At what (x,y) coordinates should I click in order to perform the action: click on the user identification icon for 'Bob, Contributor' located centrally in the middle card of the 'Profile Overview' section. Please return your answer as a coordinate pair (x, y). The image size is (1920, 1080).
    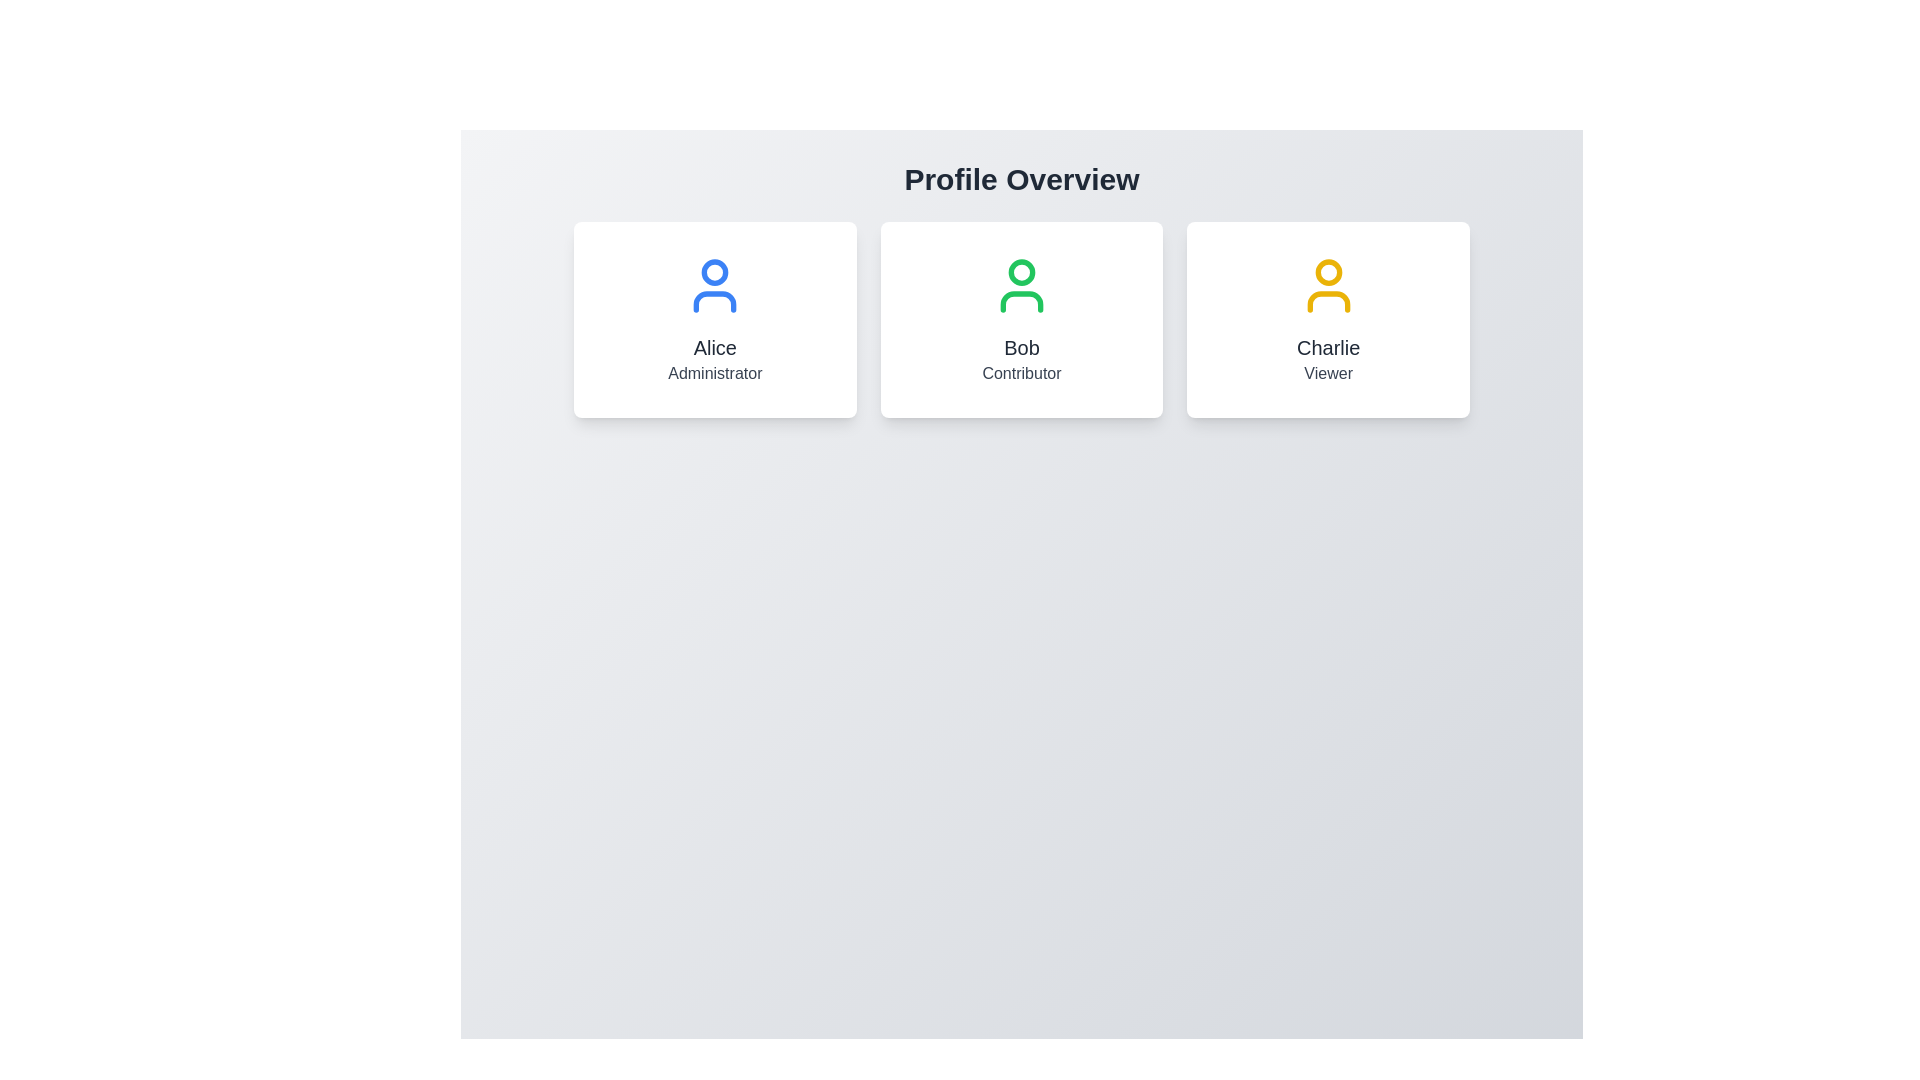
    Looking at the image, I should click on (1022, 285).